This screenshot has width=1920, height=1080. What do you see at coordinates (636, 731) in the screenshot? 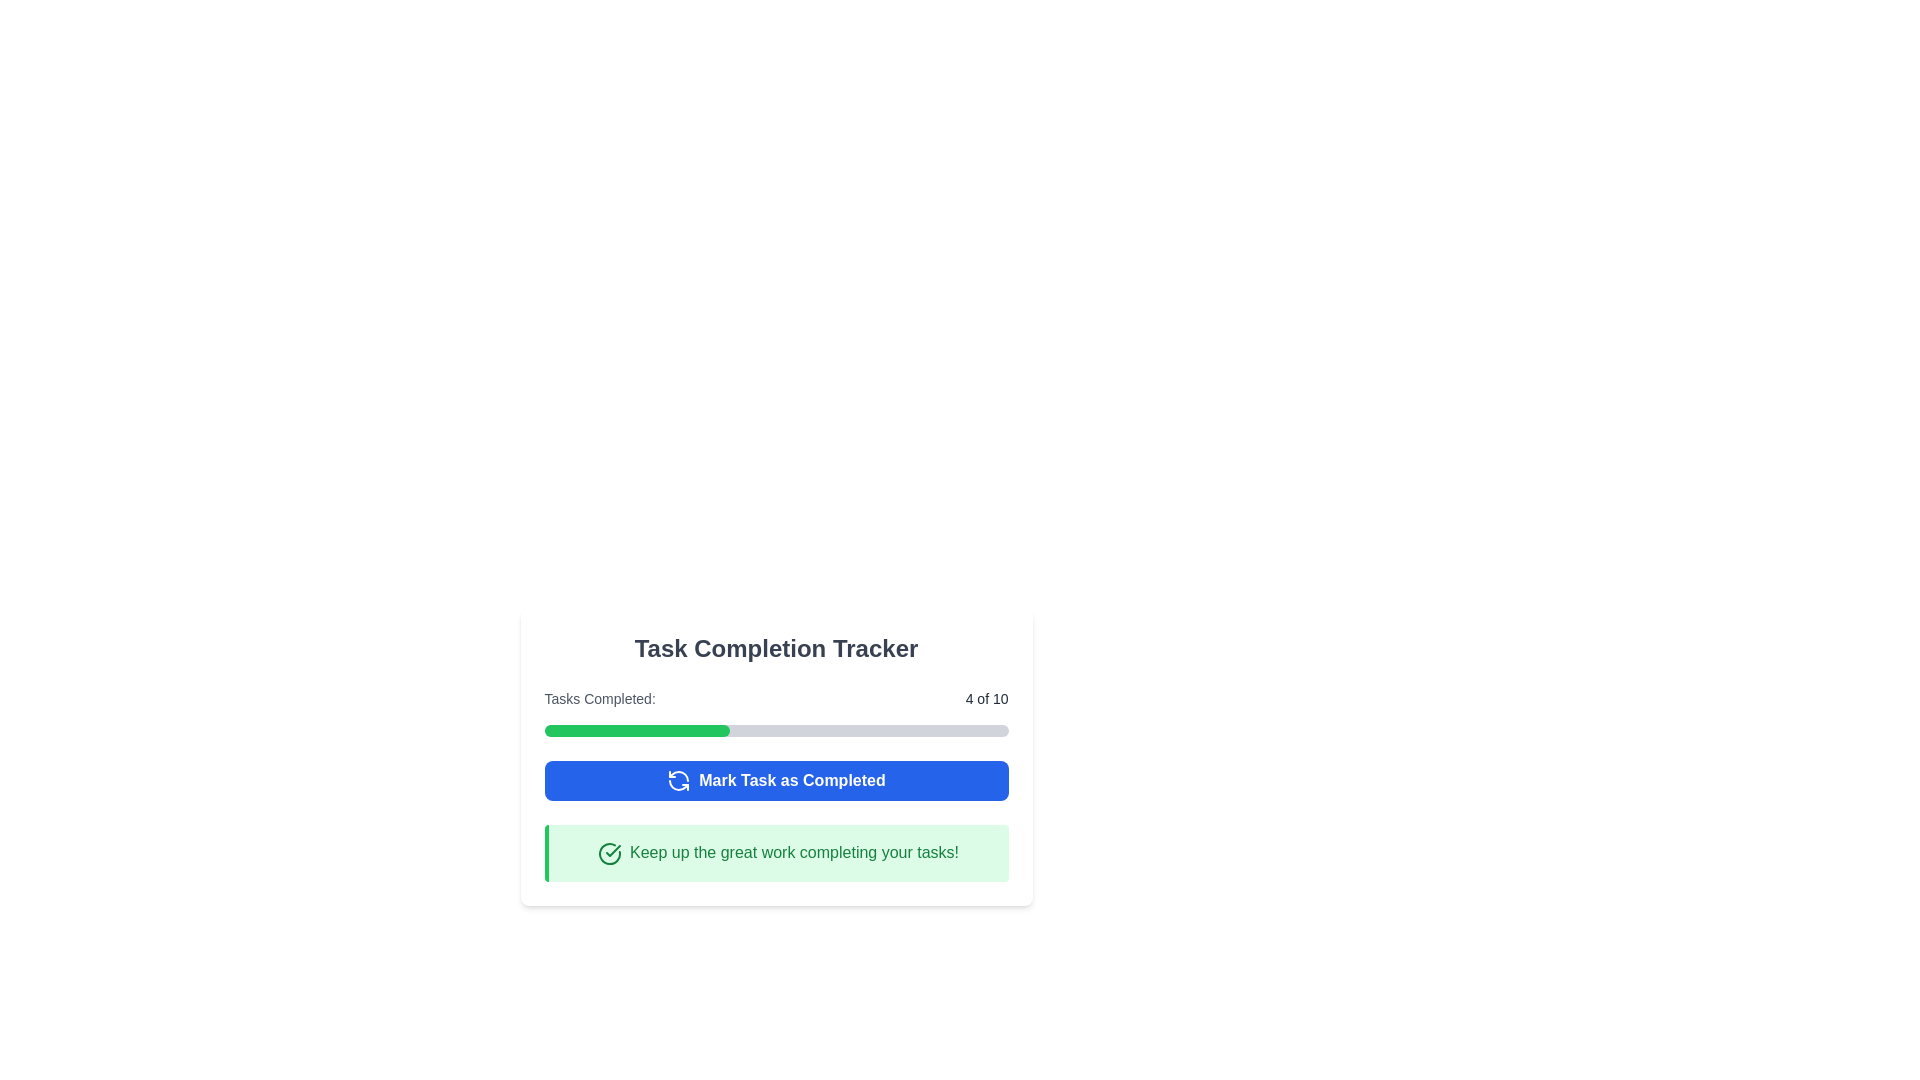
I see `the filled green section of the progress indicator bar located below the 'Tasks Completed: 4 of 10' label` at bounding box center [636, 731].